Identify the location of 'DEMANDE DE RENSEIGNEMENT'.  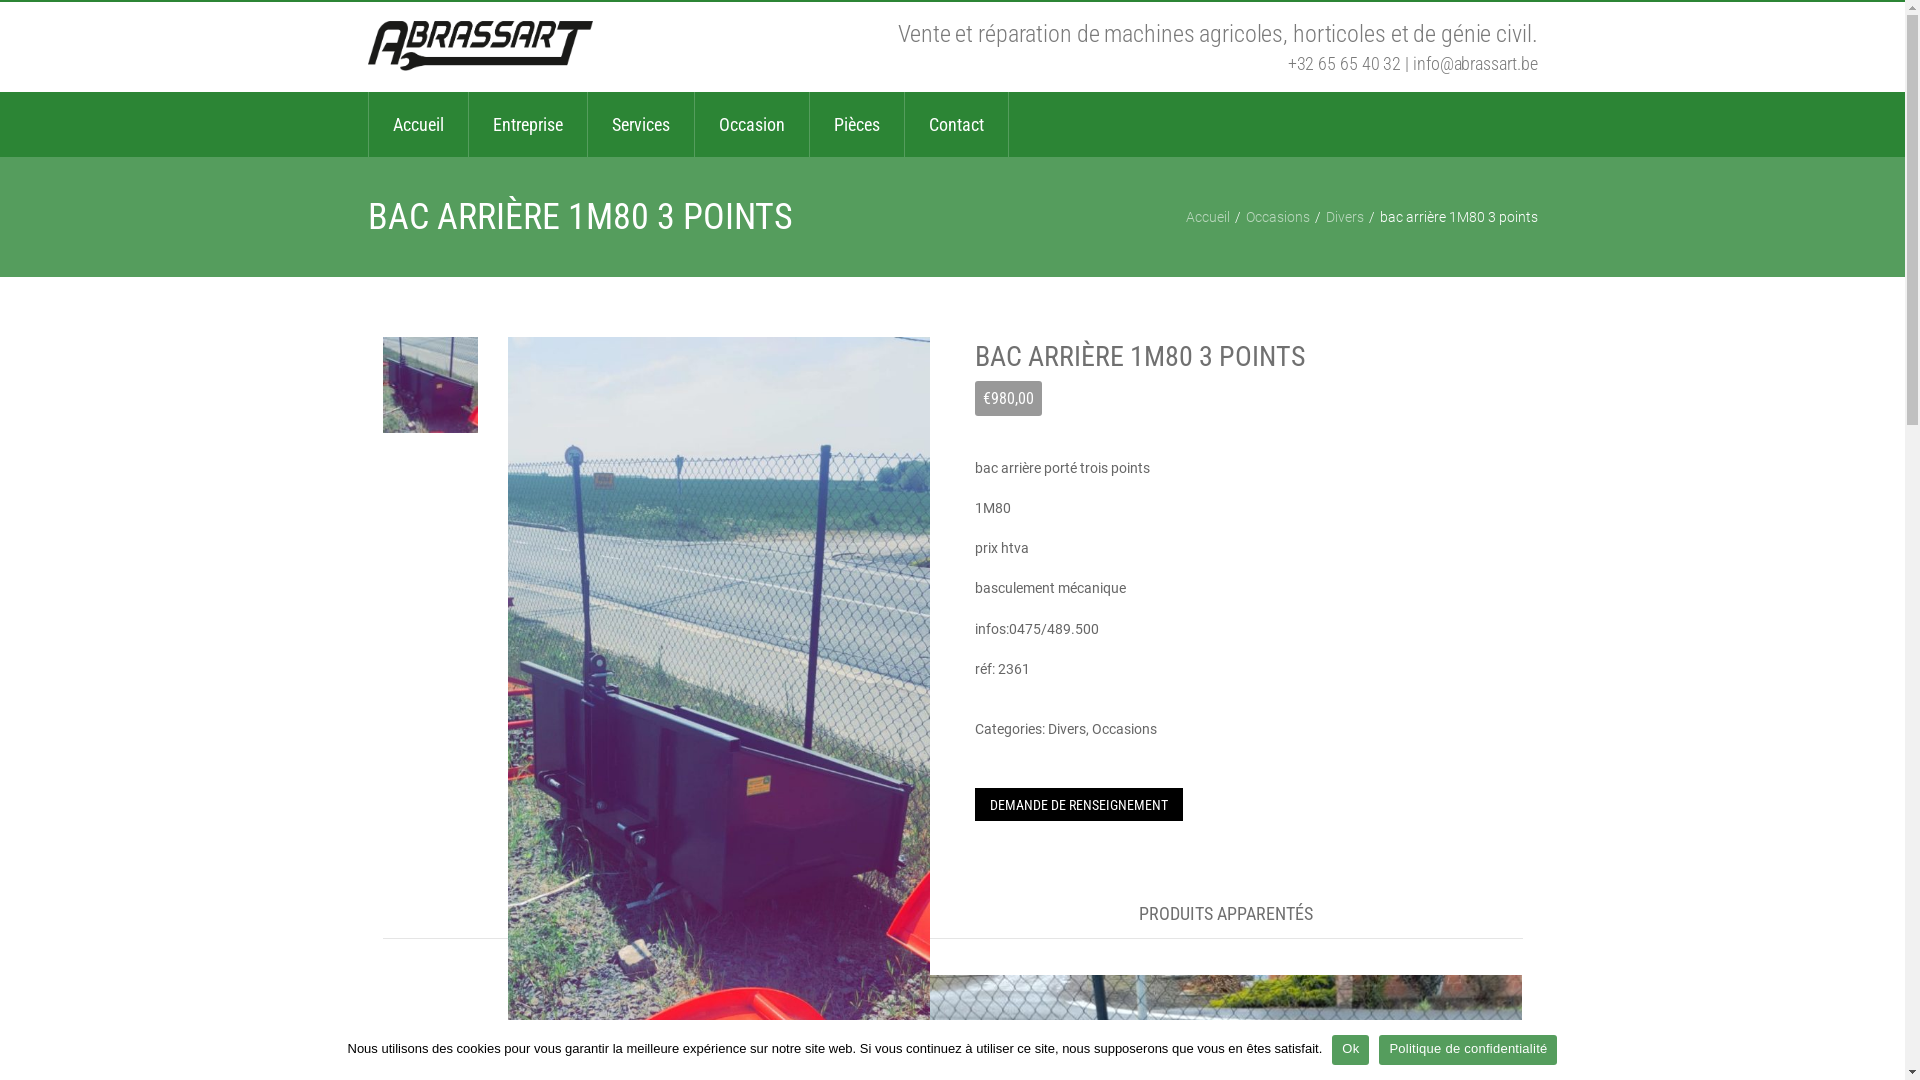
(1078, 803).